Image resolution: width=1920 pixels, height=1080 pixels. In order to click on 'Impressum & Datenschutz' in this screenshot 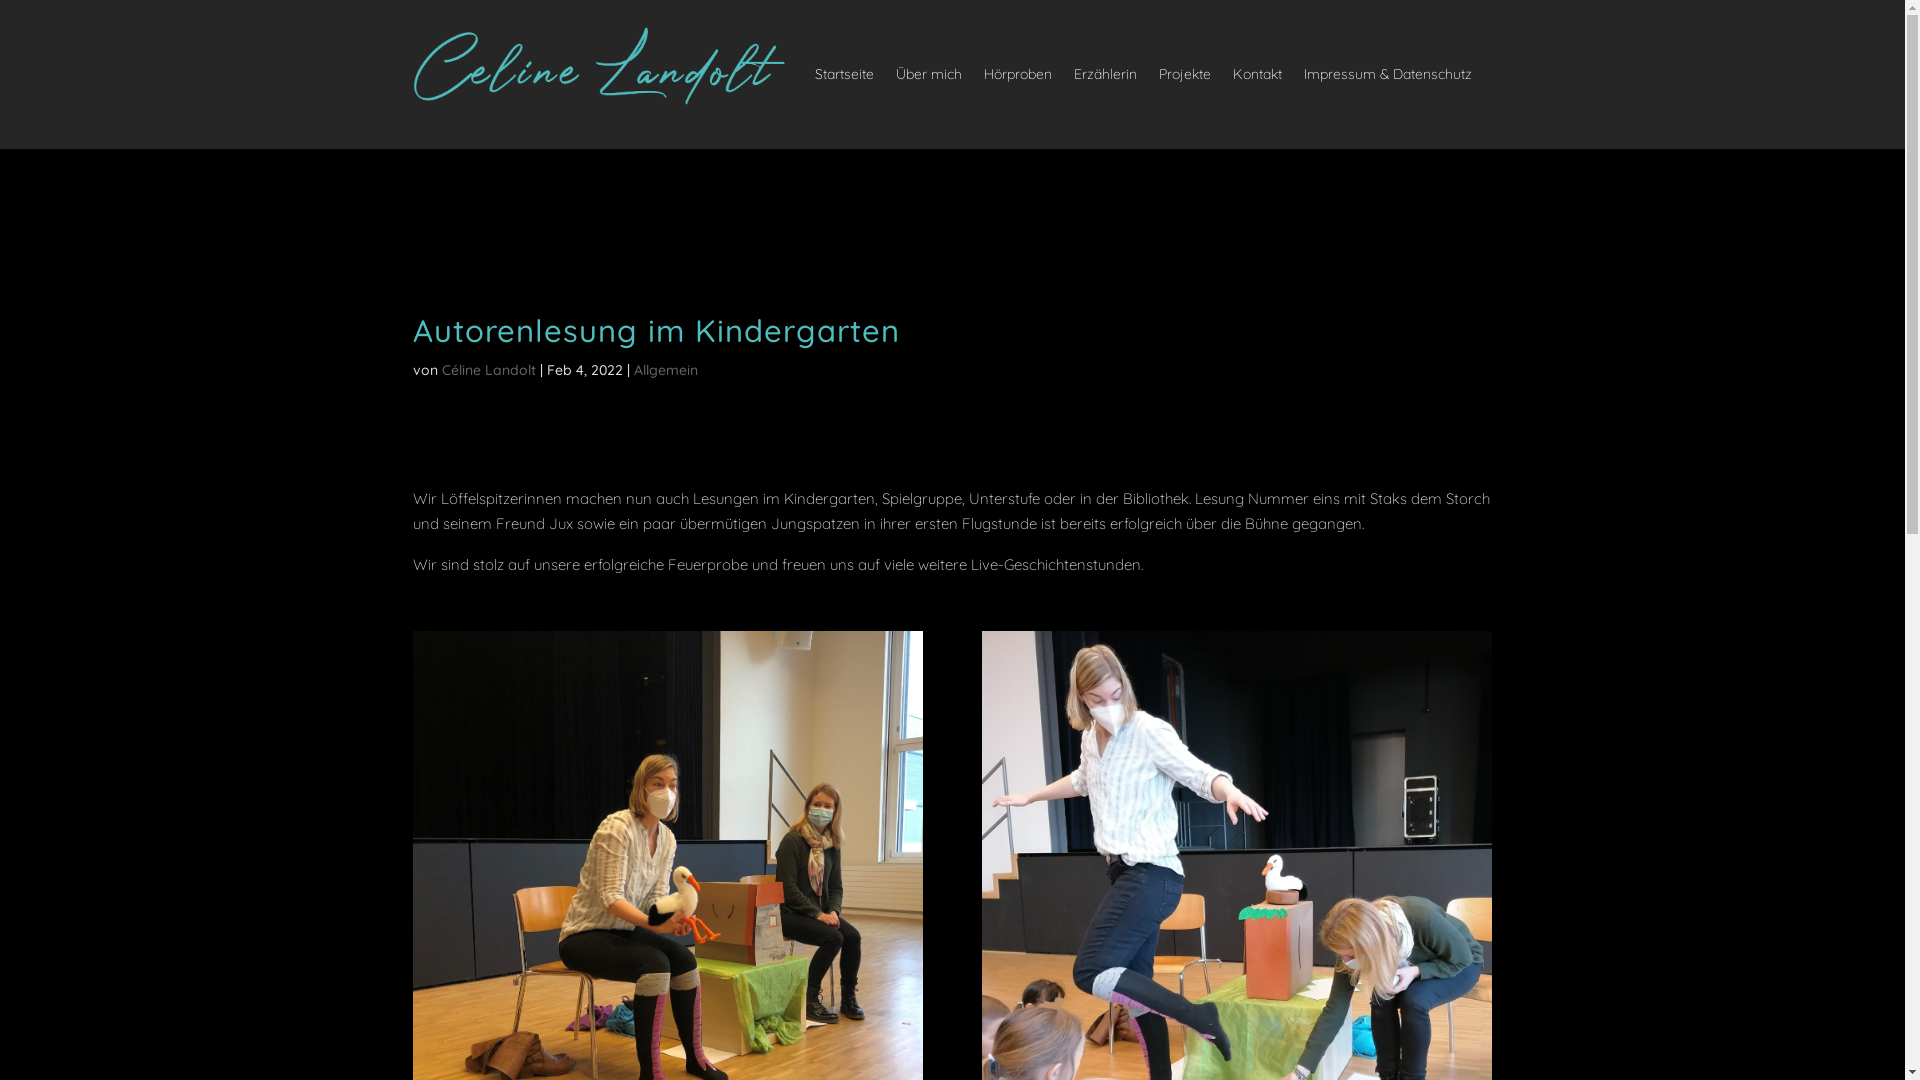, I will do `click(1304, 73)`.